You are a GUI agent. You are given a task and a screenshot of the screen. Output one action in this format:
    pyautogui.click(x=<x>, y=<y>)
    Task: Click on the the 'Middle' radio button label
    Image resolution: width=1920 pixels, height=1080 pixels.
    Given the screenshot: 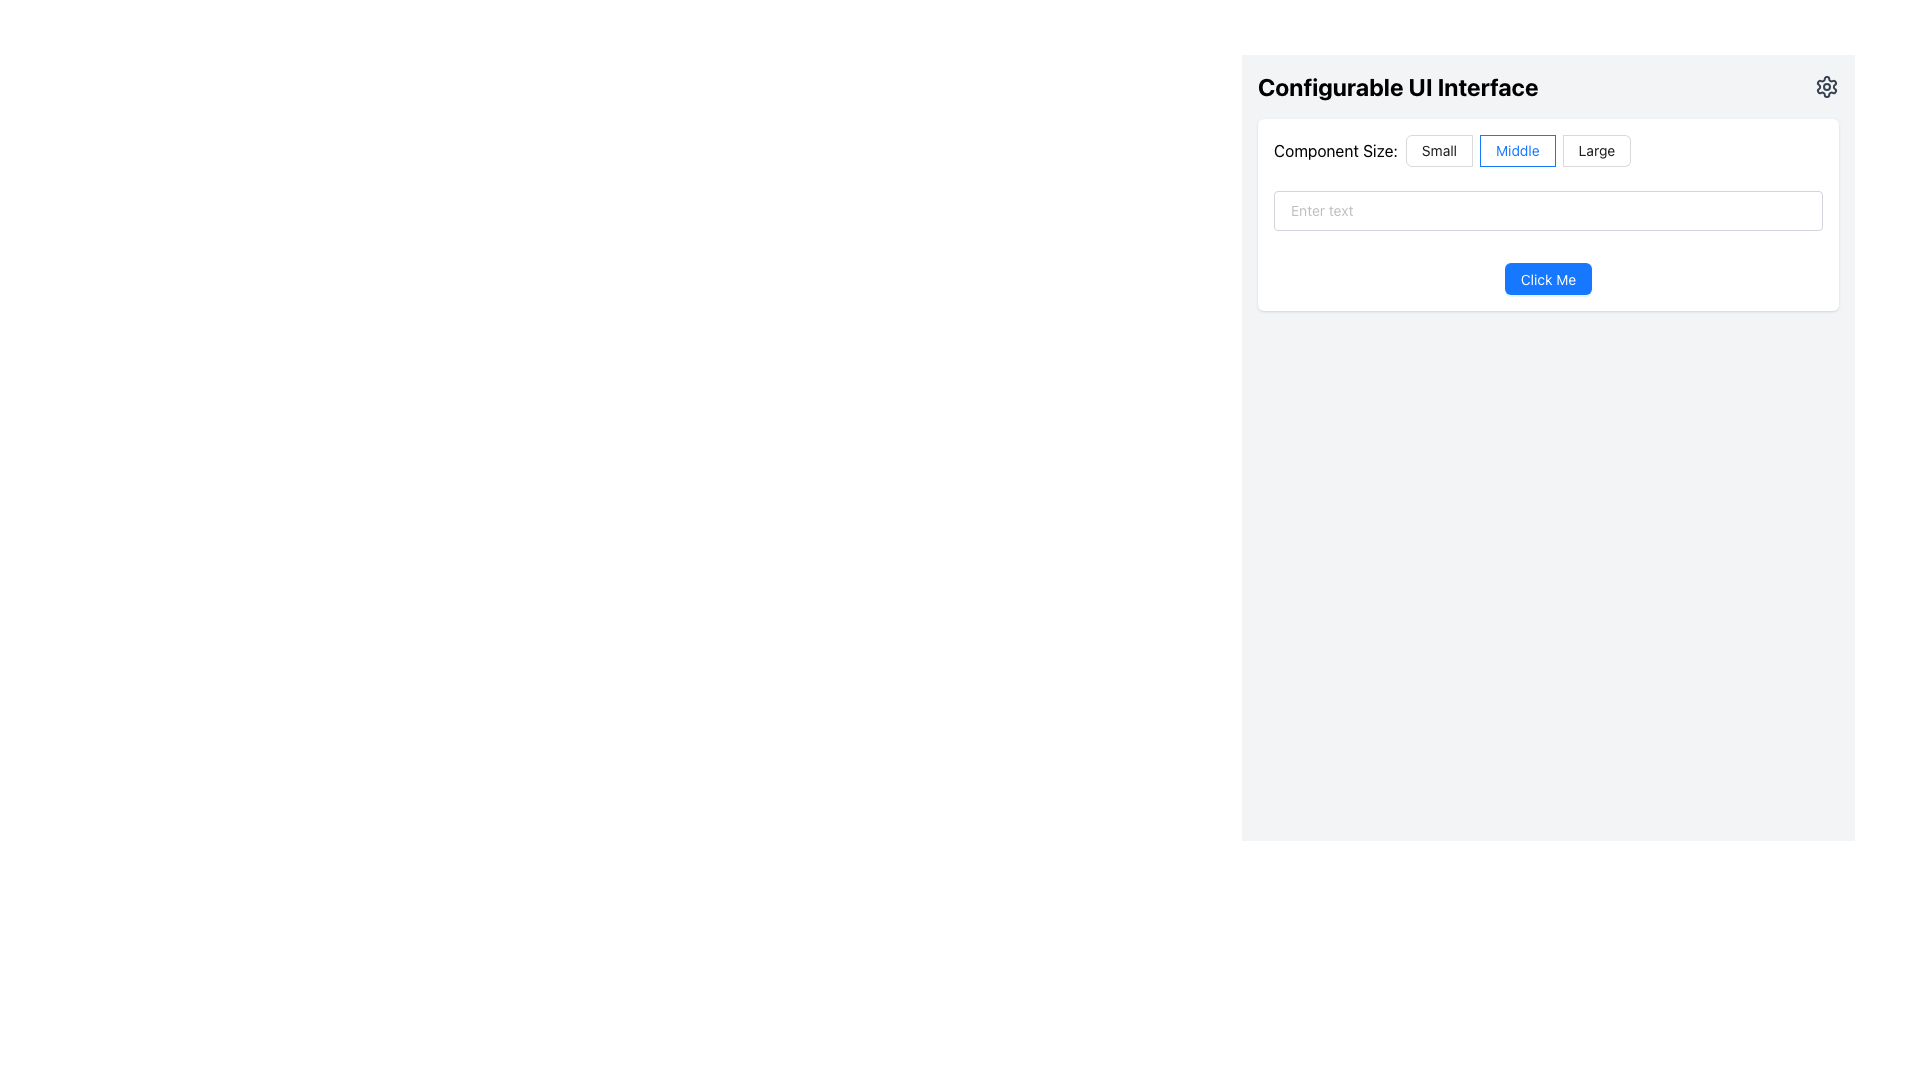 What is the action you would take?
    pyautogui.click(x=1517, y=149)
    